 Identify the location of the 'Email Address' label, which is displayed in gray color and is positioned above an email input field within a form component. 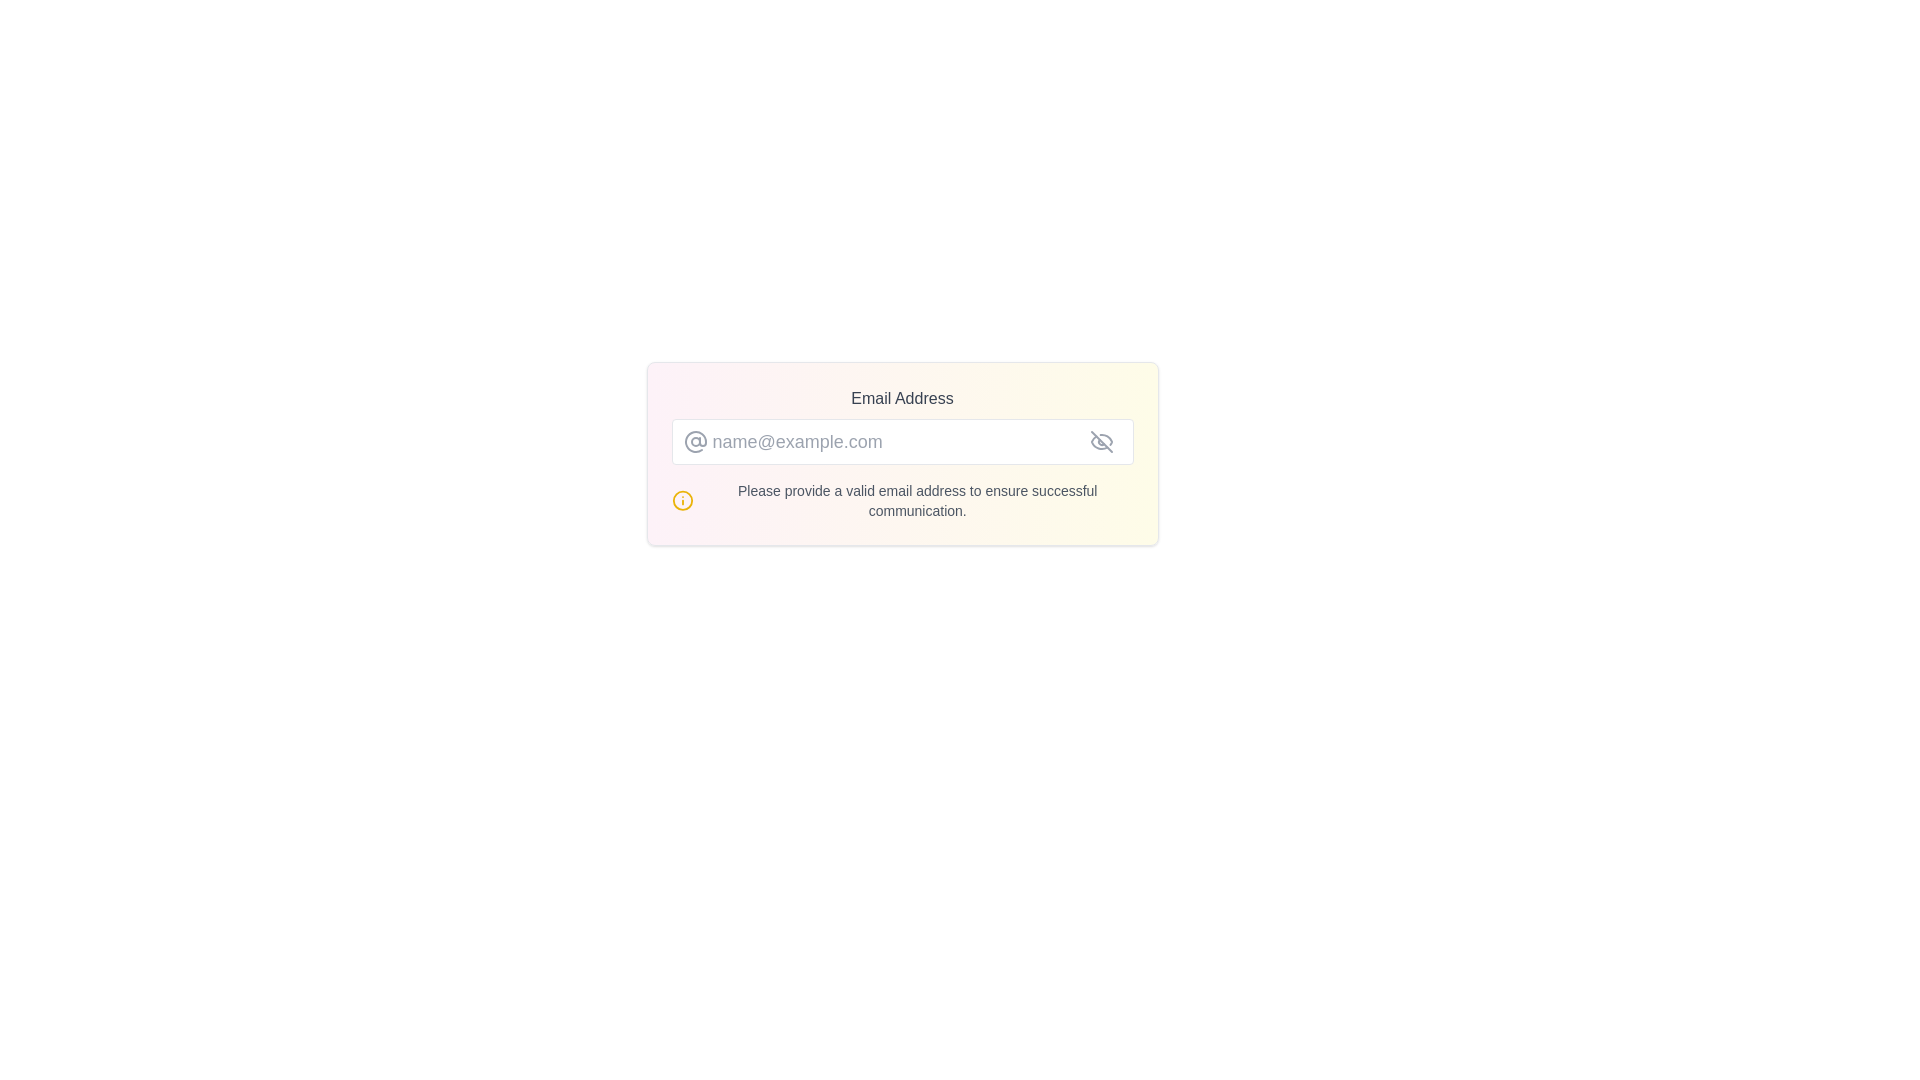
(901, 398).